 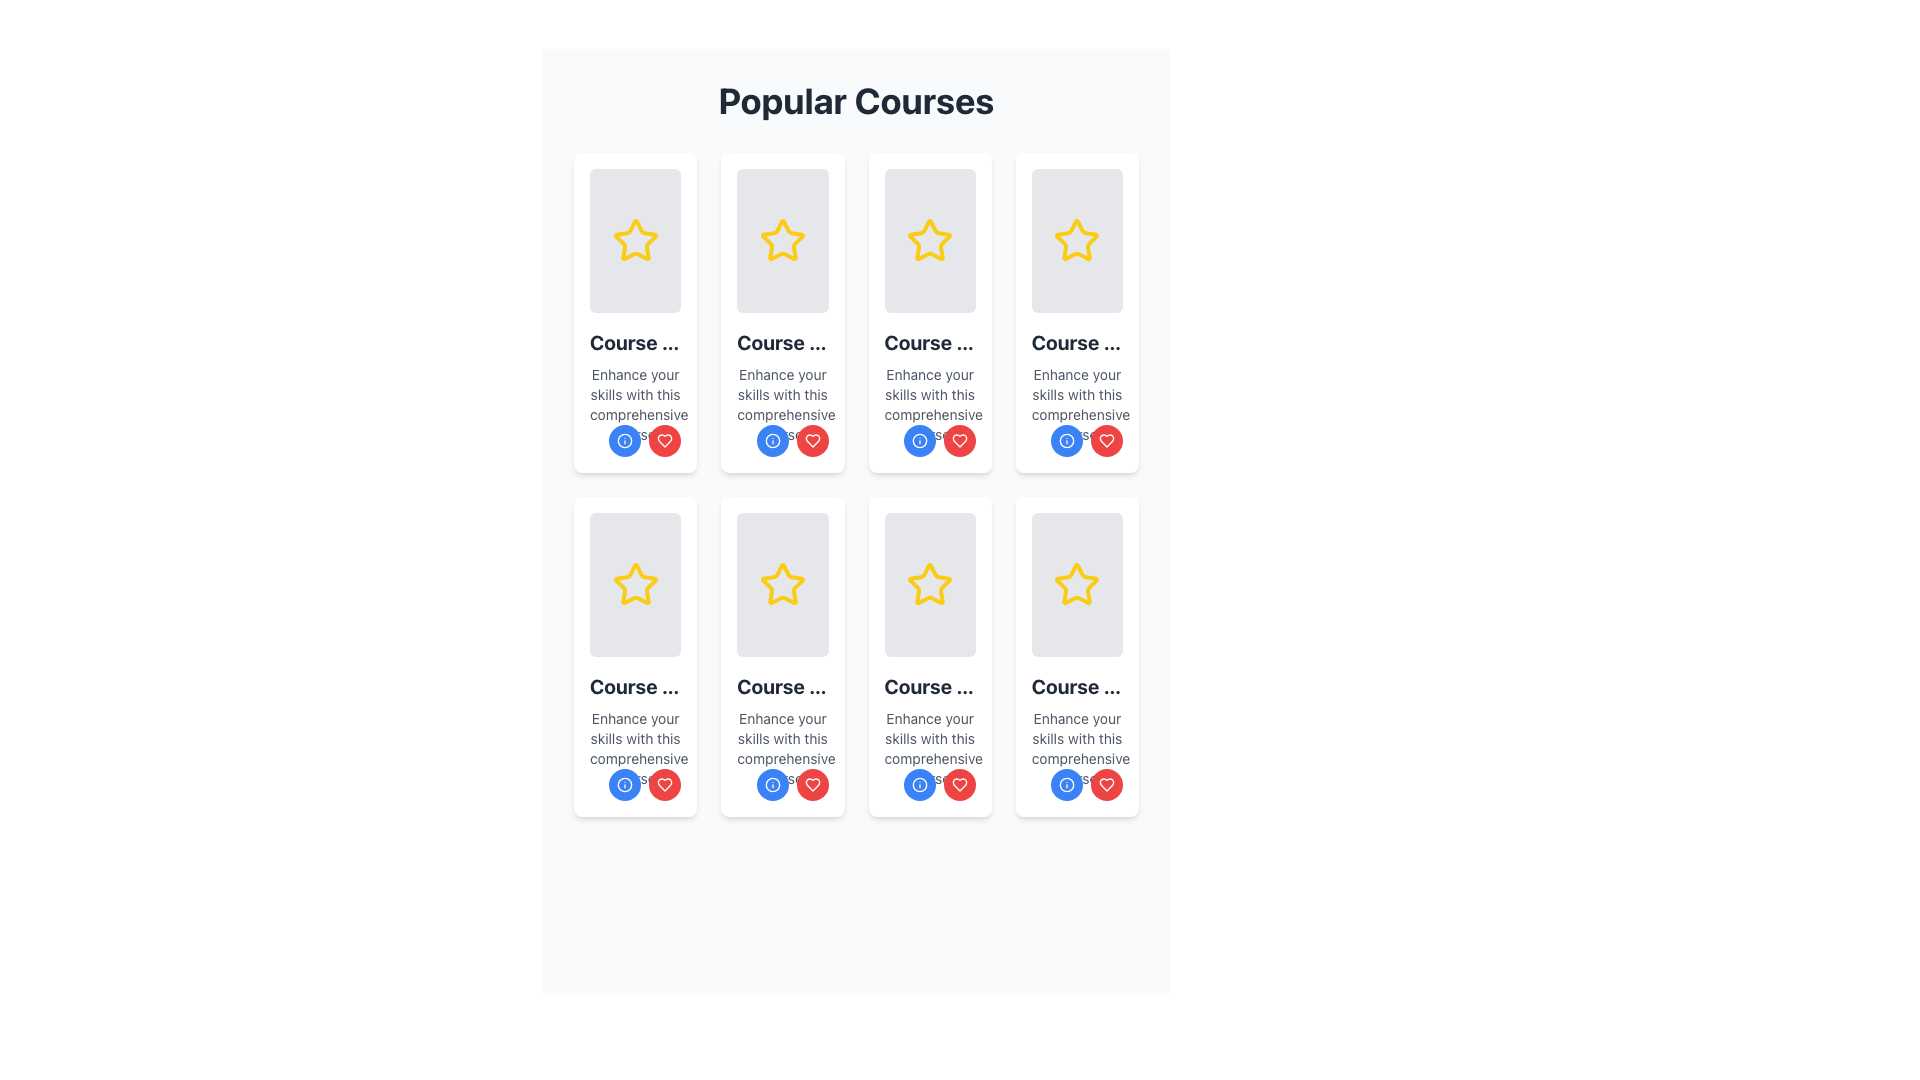 I want to click on the blue button located in the button group at the bottom right corner of the card titled 'Course Title 2' to obtain information about the course, so click(x=791, y=439).